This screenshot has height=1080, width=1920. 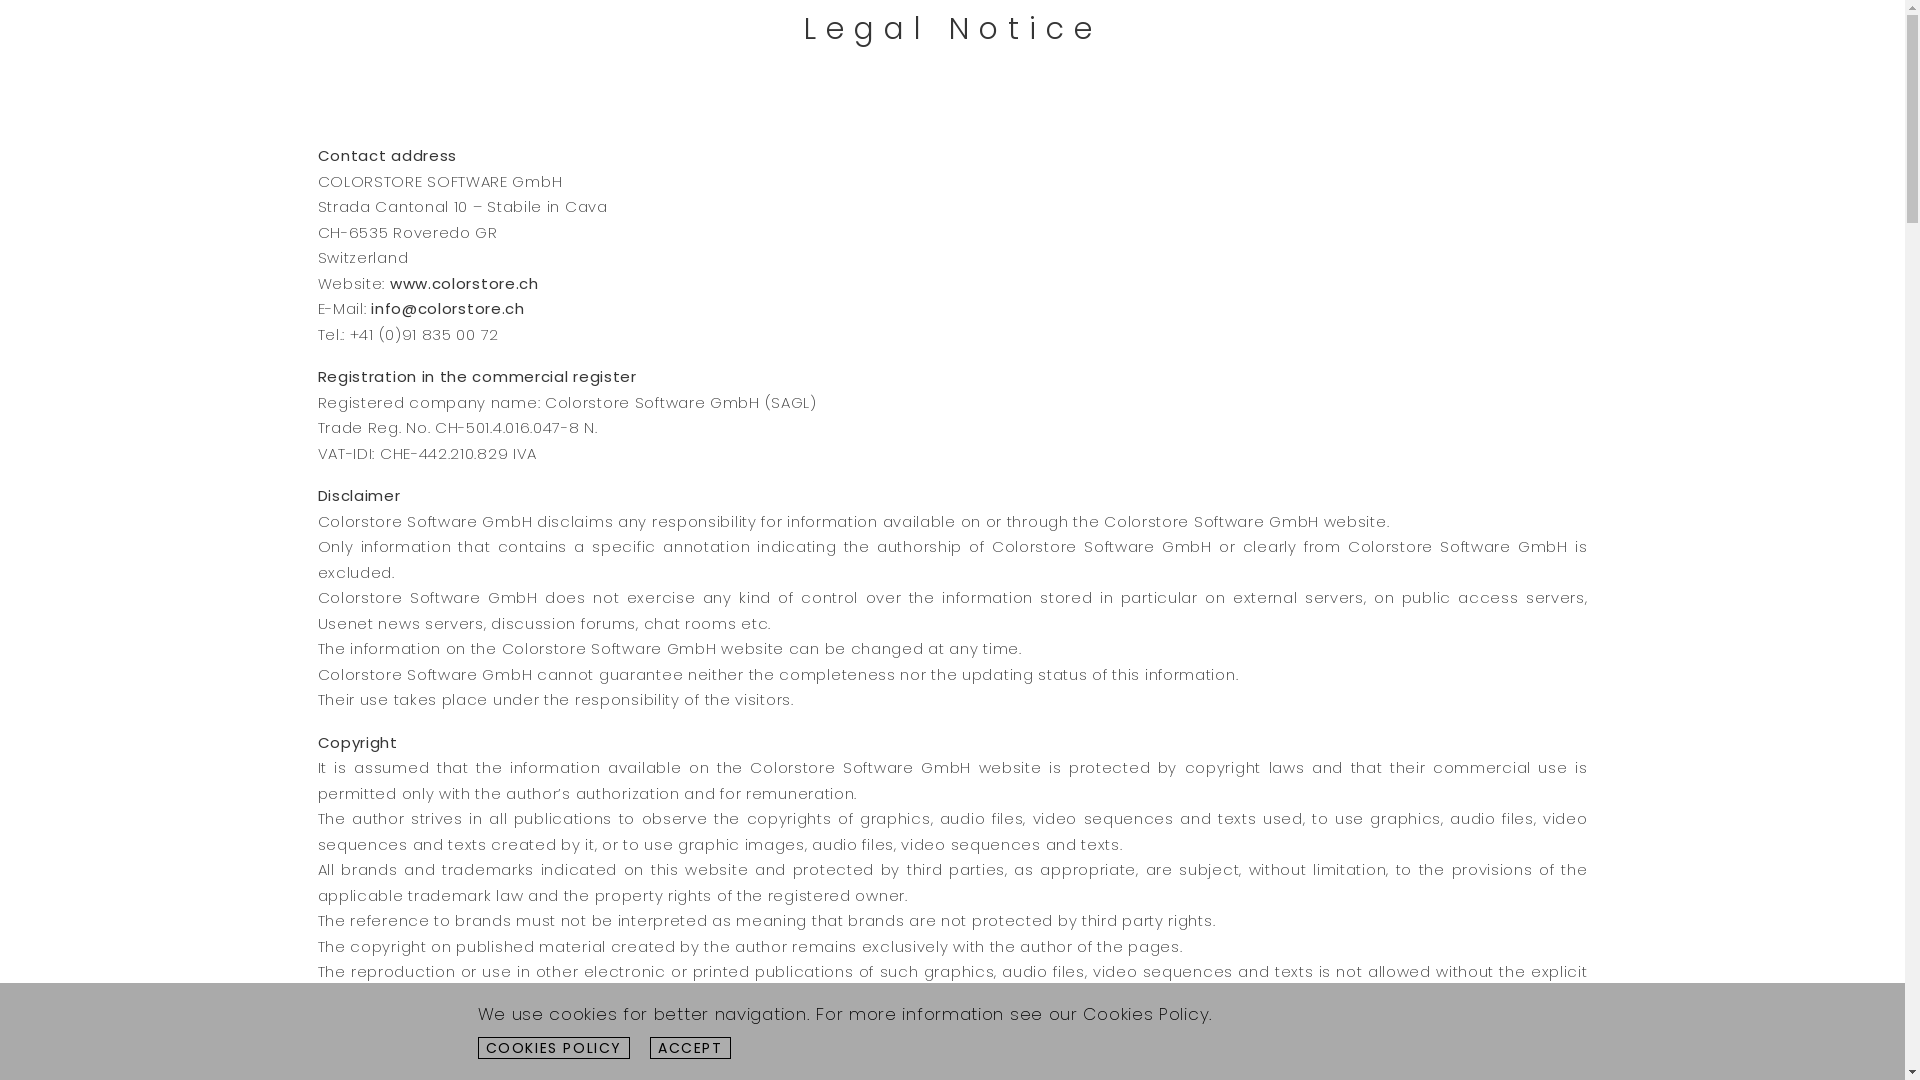 I want to click on 'www.colorstore.ch', so click(x=463, y=282).